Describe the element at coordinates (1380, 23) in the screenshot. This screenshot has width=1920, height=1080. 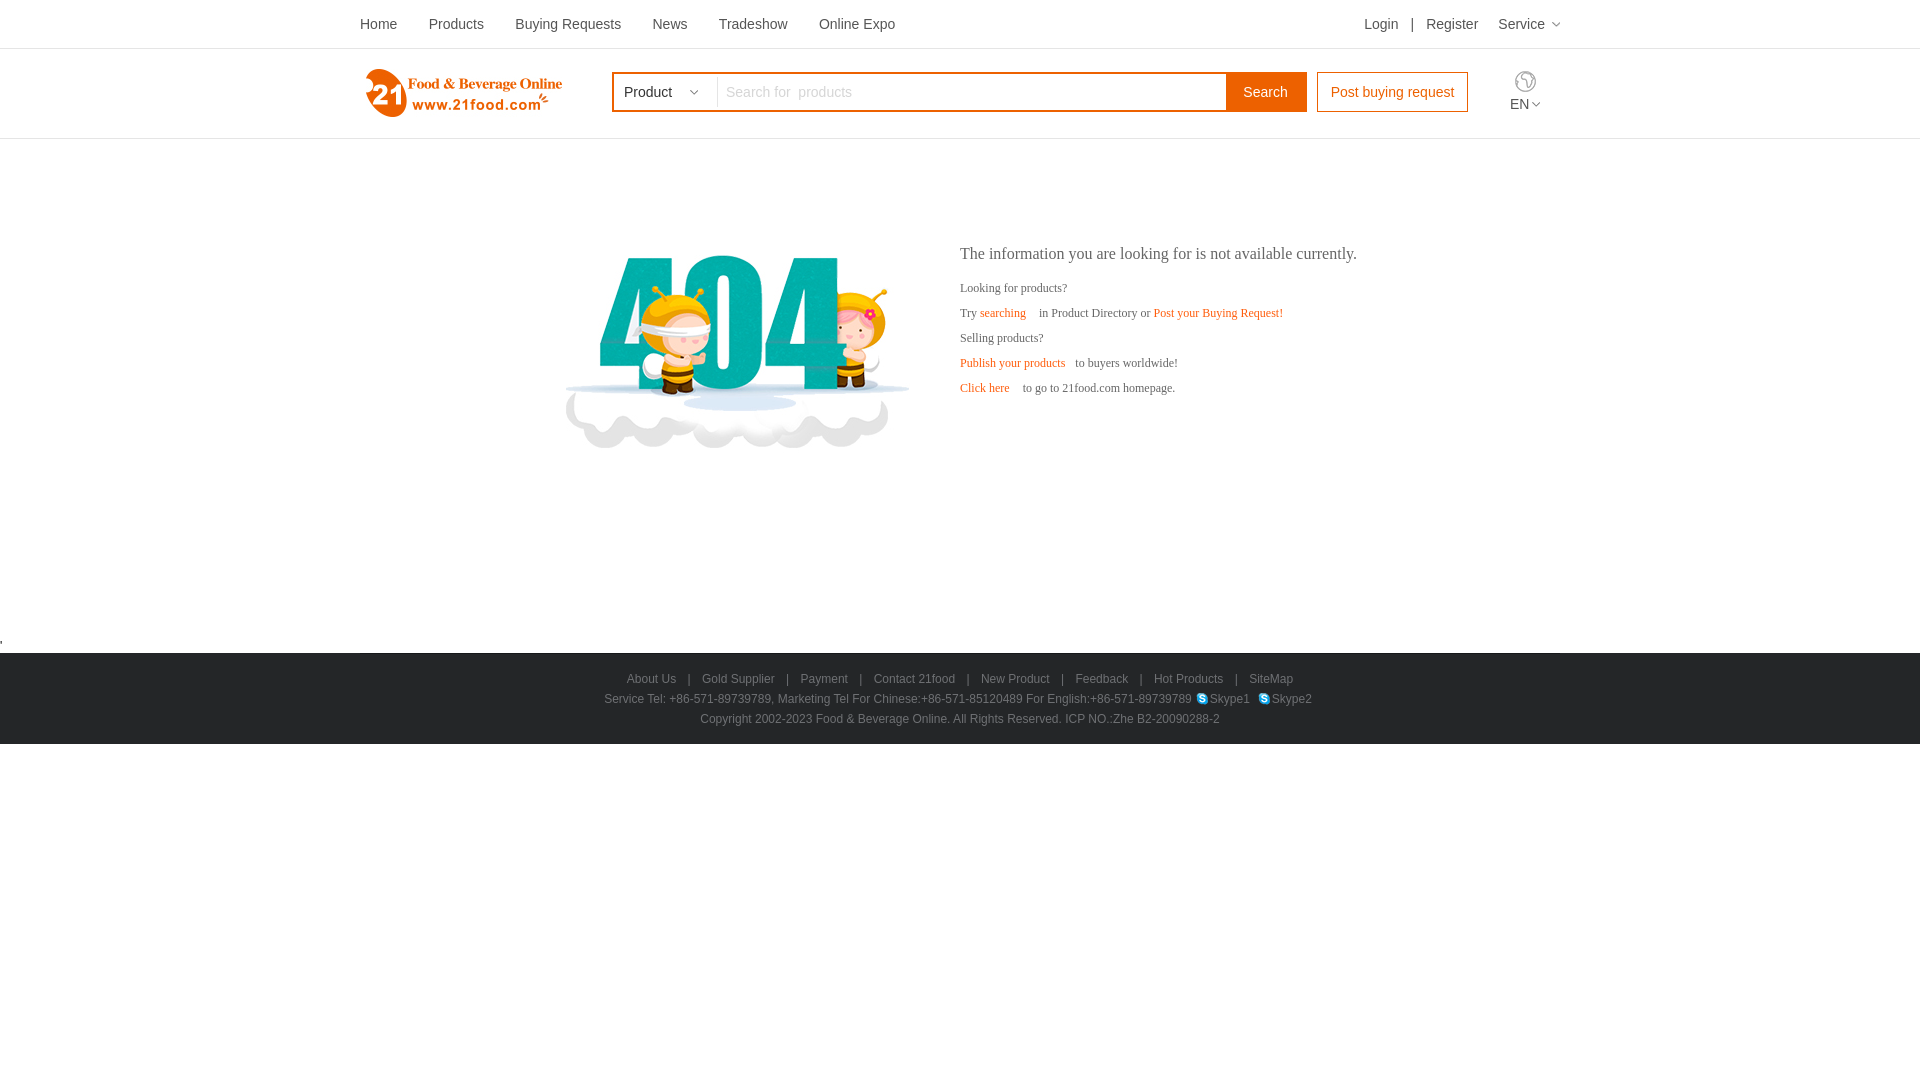
I see `'Login'` at that location.